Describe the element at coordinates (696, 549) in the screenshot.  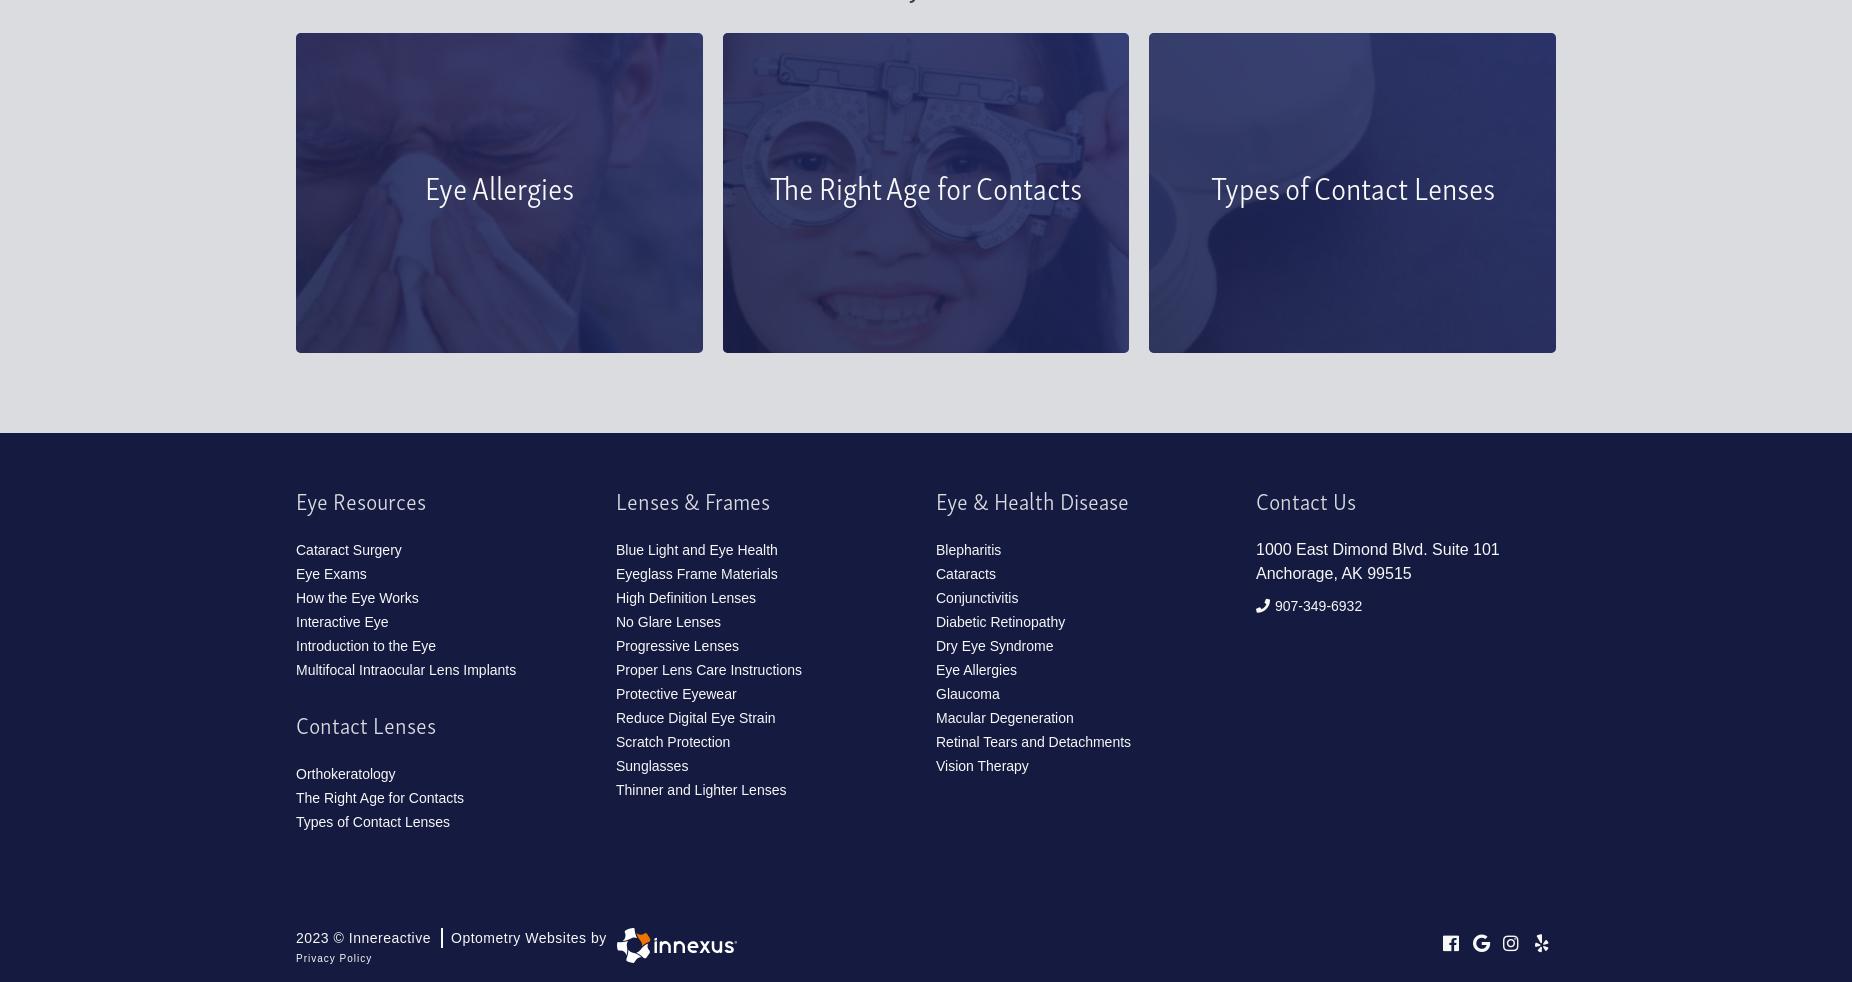
I see `'Blue Light and Eye Health'` at that location.